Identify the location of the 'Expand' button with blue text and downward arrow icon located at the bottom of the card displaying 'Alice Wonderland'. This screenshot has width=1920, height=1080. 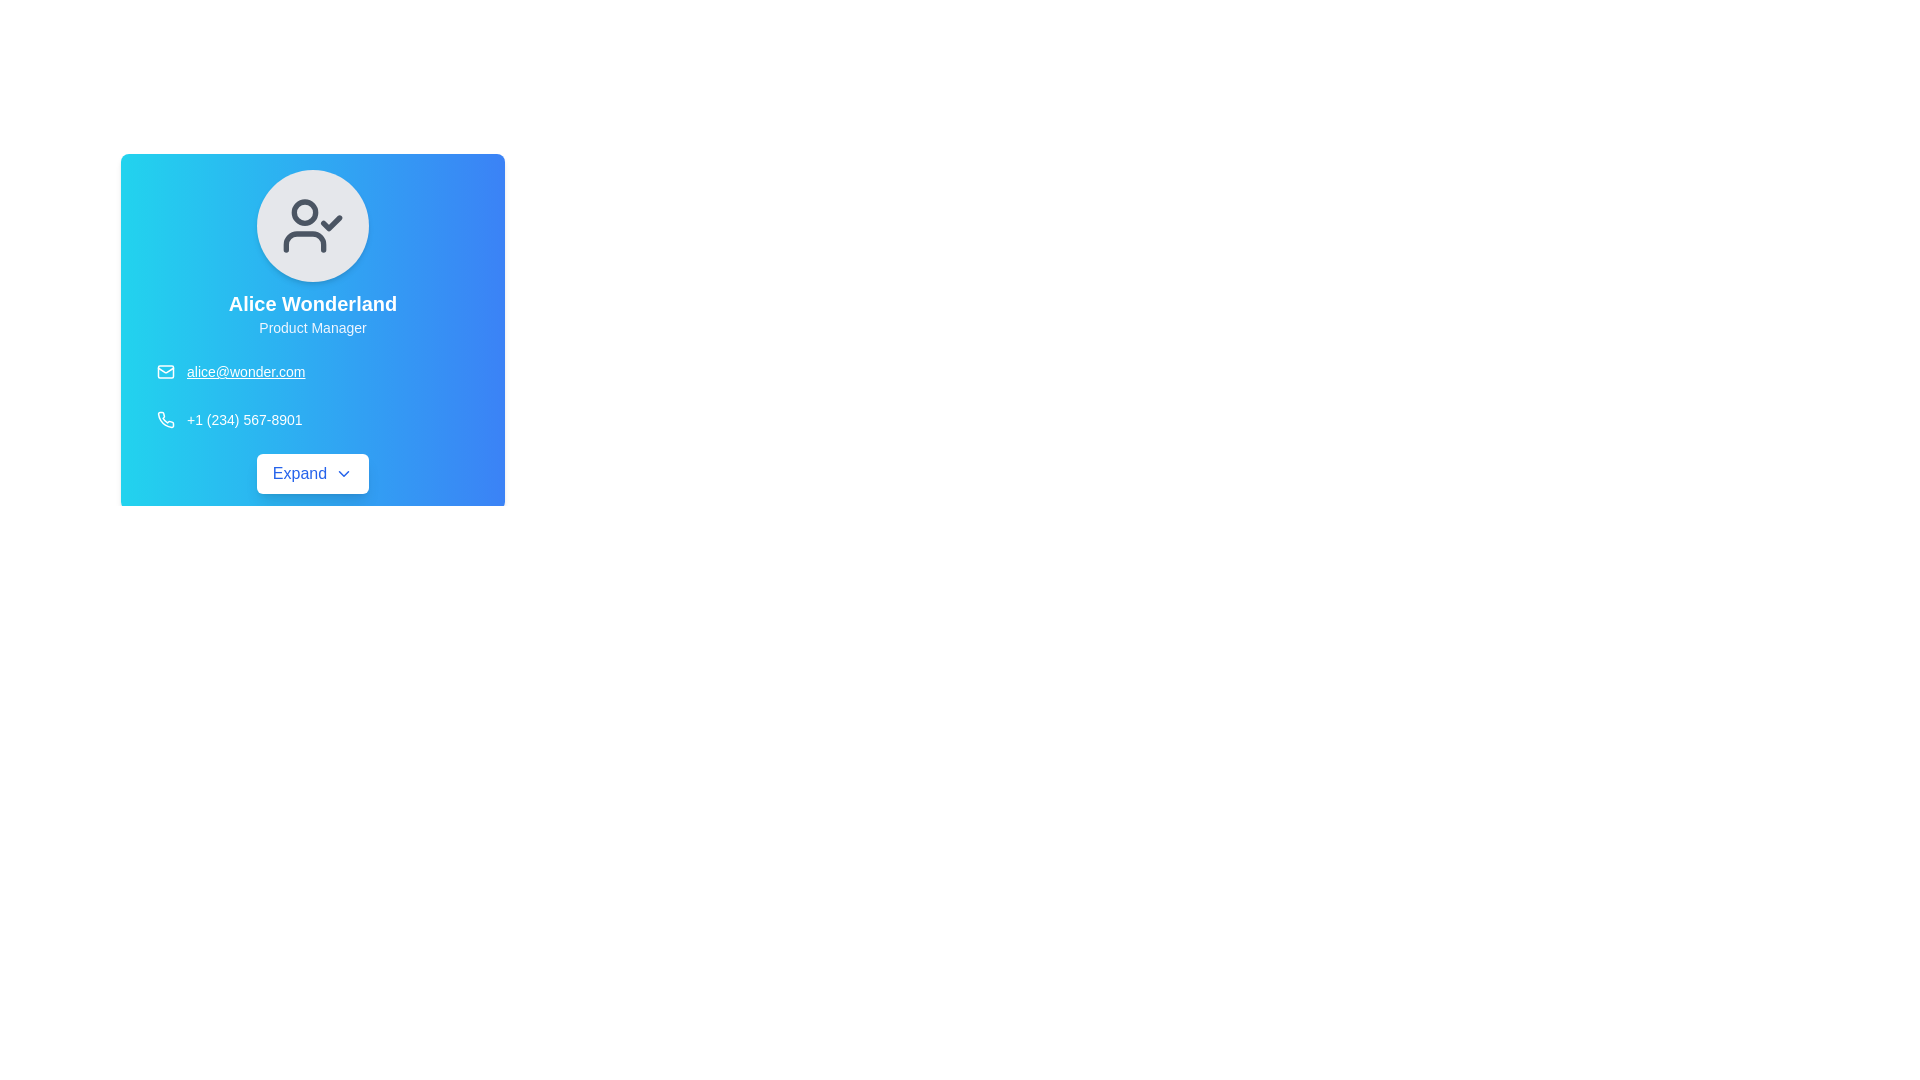
(311, 474).